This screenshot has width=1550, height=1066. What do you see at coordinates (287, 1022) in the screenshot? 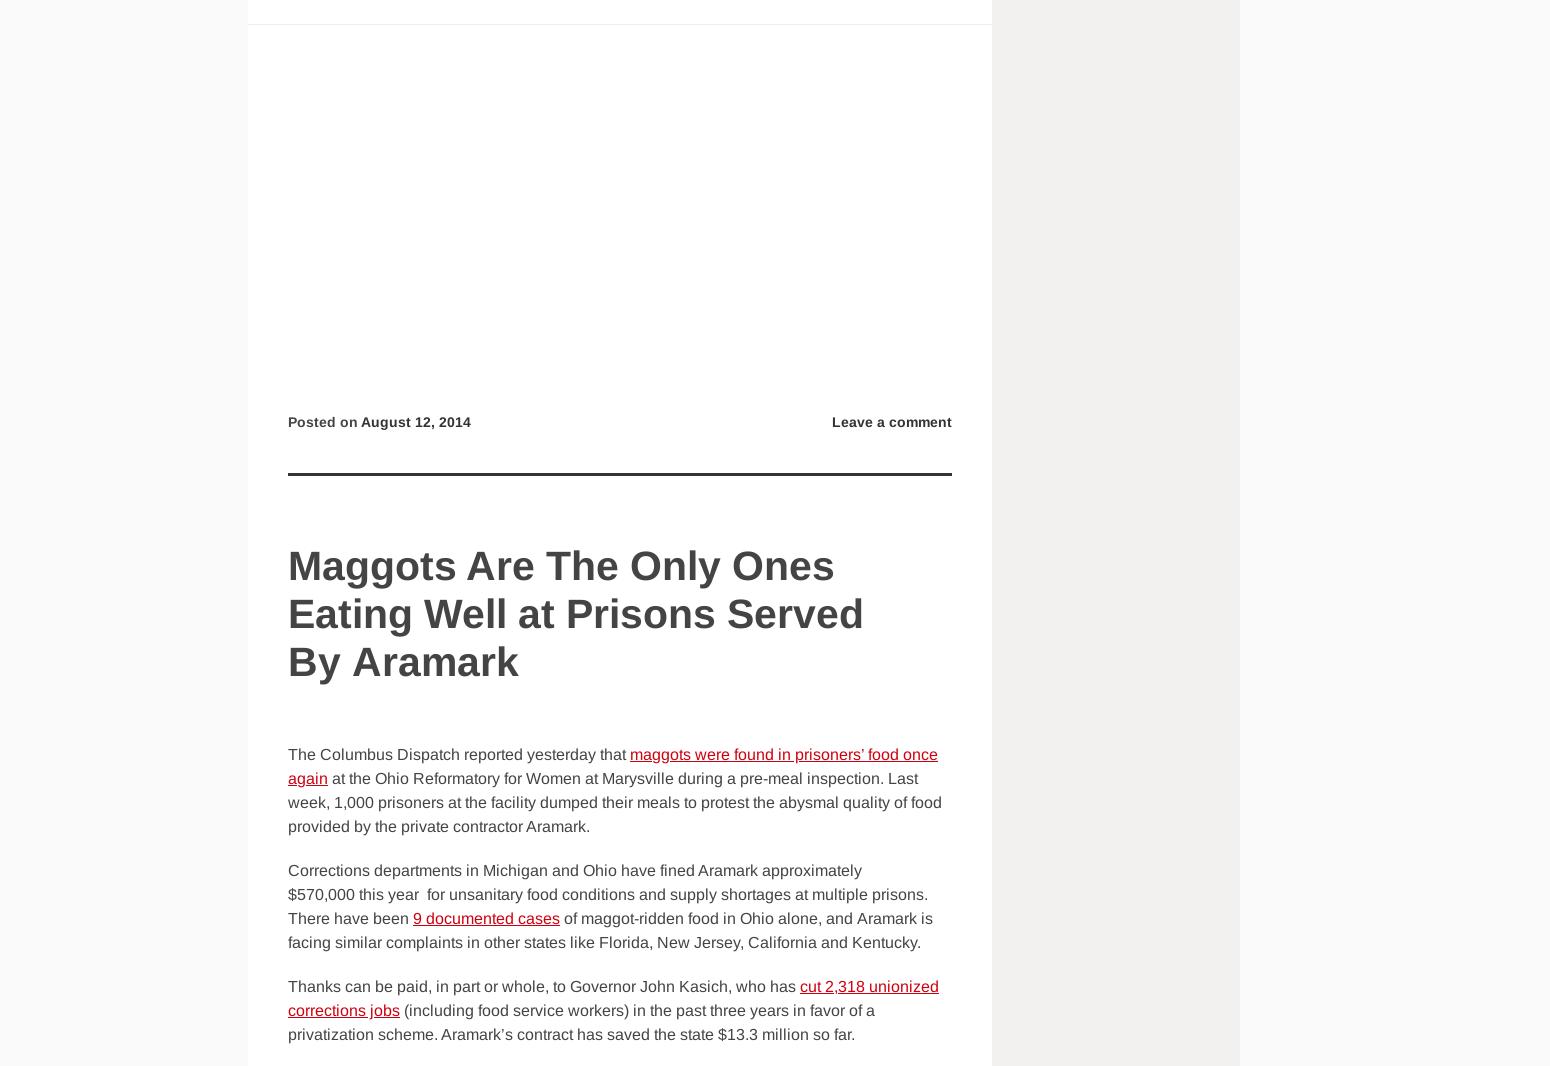
I see `'(including food service workers) in the past three years in favor of a privatization scheme. Aramark’s contract has saved the state $13.3 million so far.'` at bounding box center [287, 1022].